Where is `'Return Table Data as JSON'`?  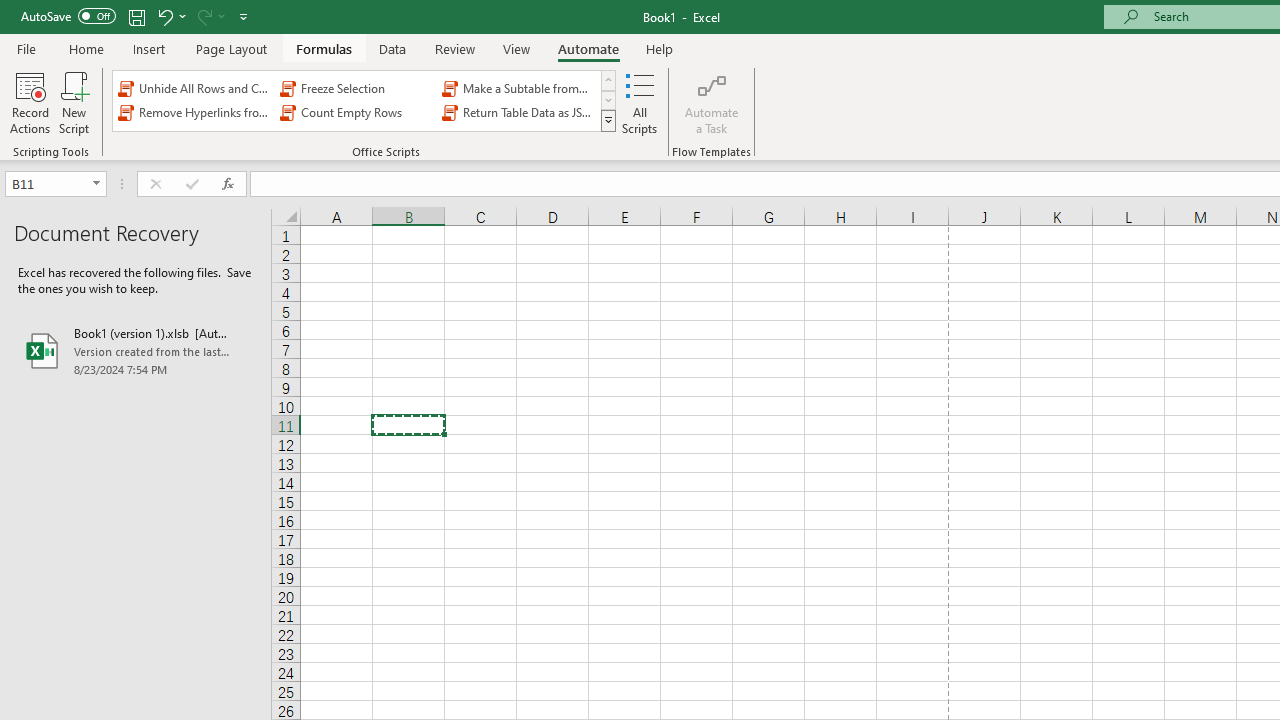 'Return Table Data as JSON' is located at coordinates (519, 113).